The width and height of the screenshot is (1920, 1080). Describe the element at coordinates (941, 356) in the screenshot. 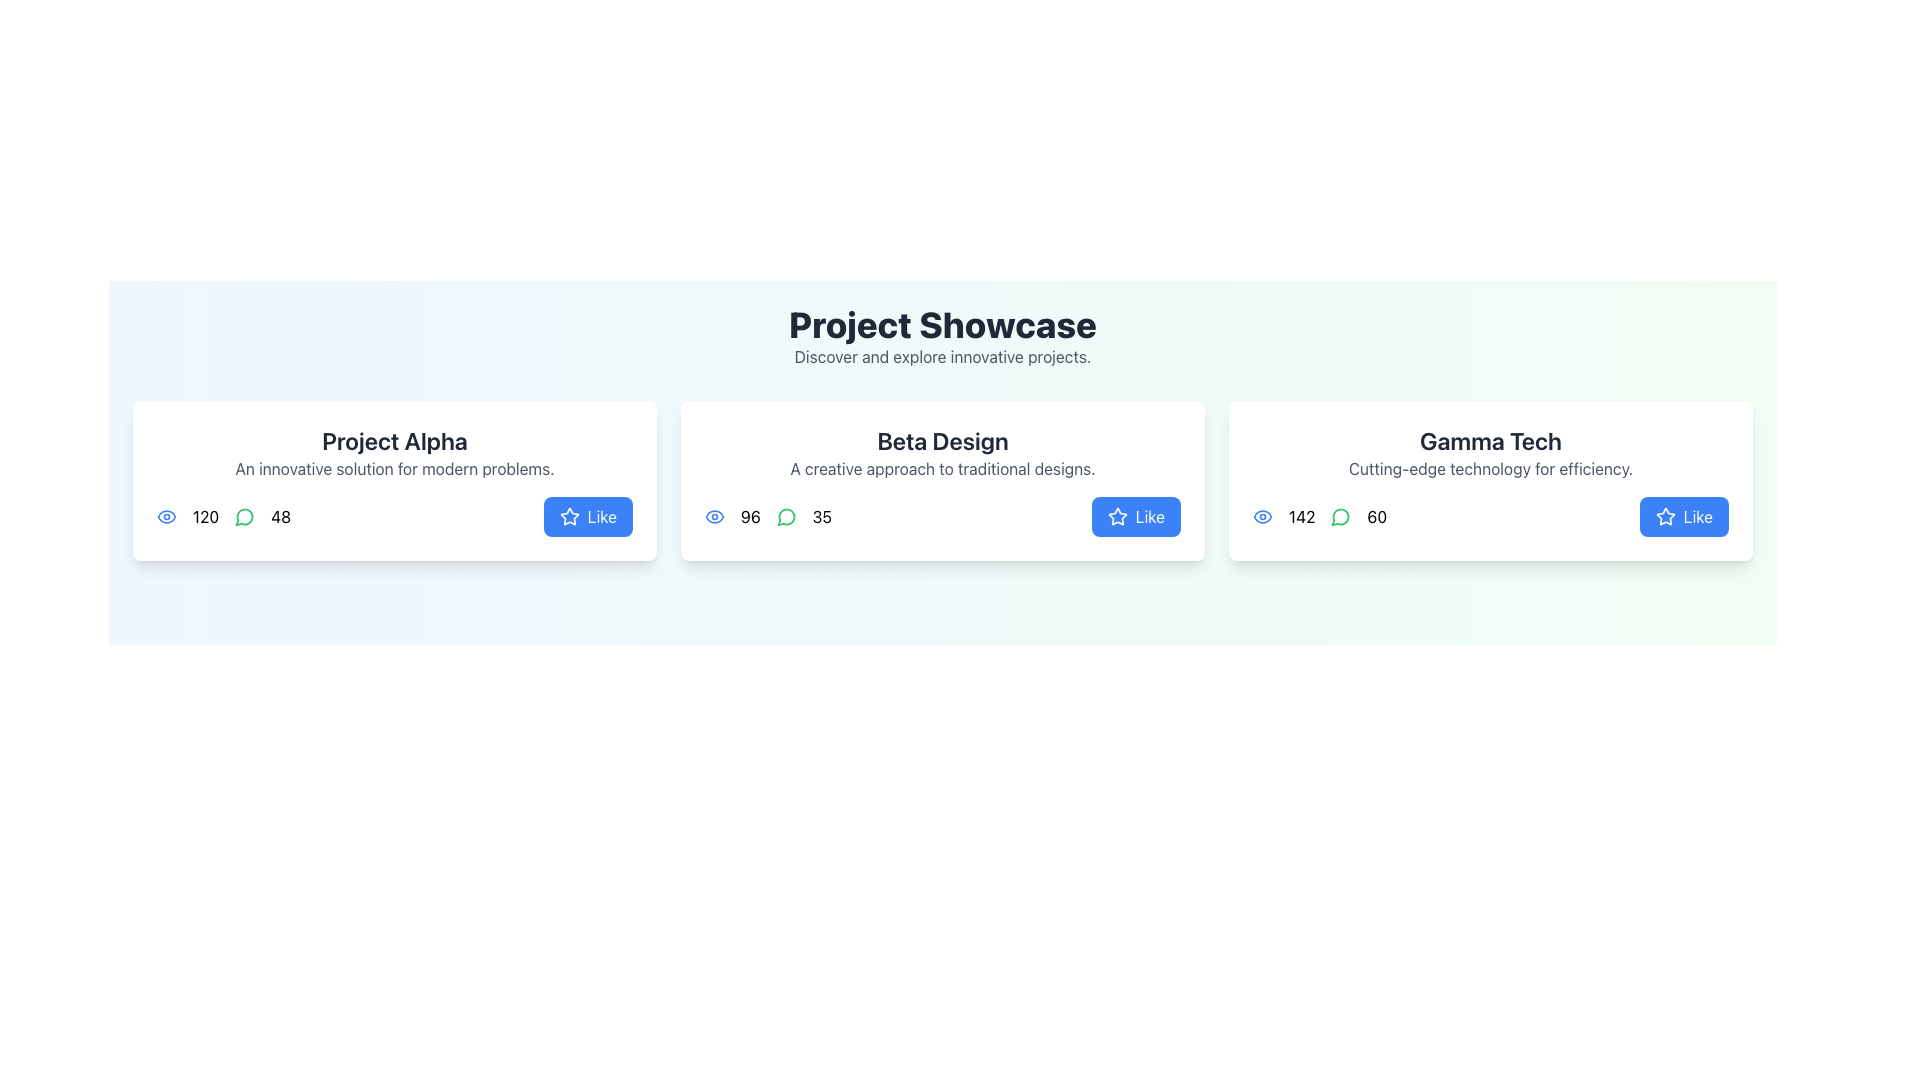

I see `the static text element that provides context for the 'Project Showcase' section, located directly under the bold heading` at that location.